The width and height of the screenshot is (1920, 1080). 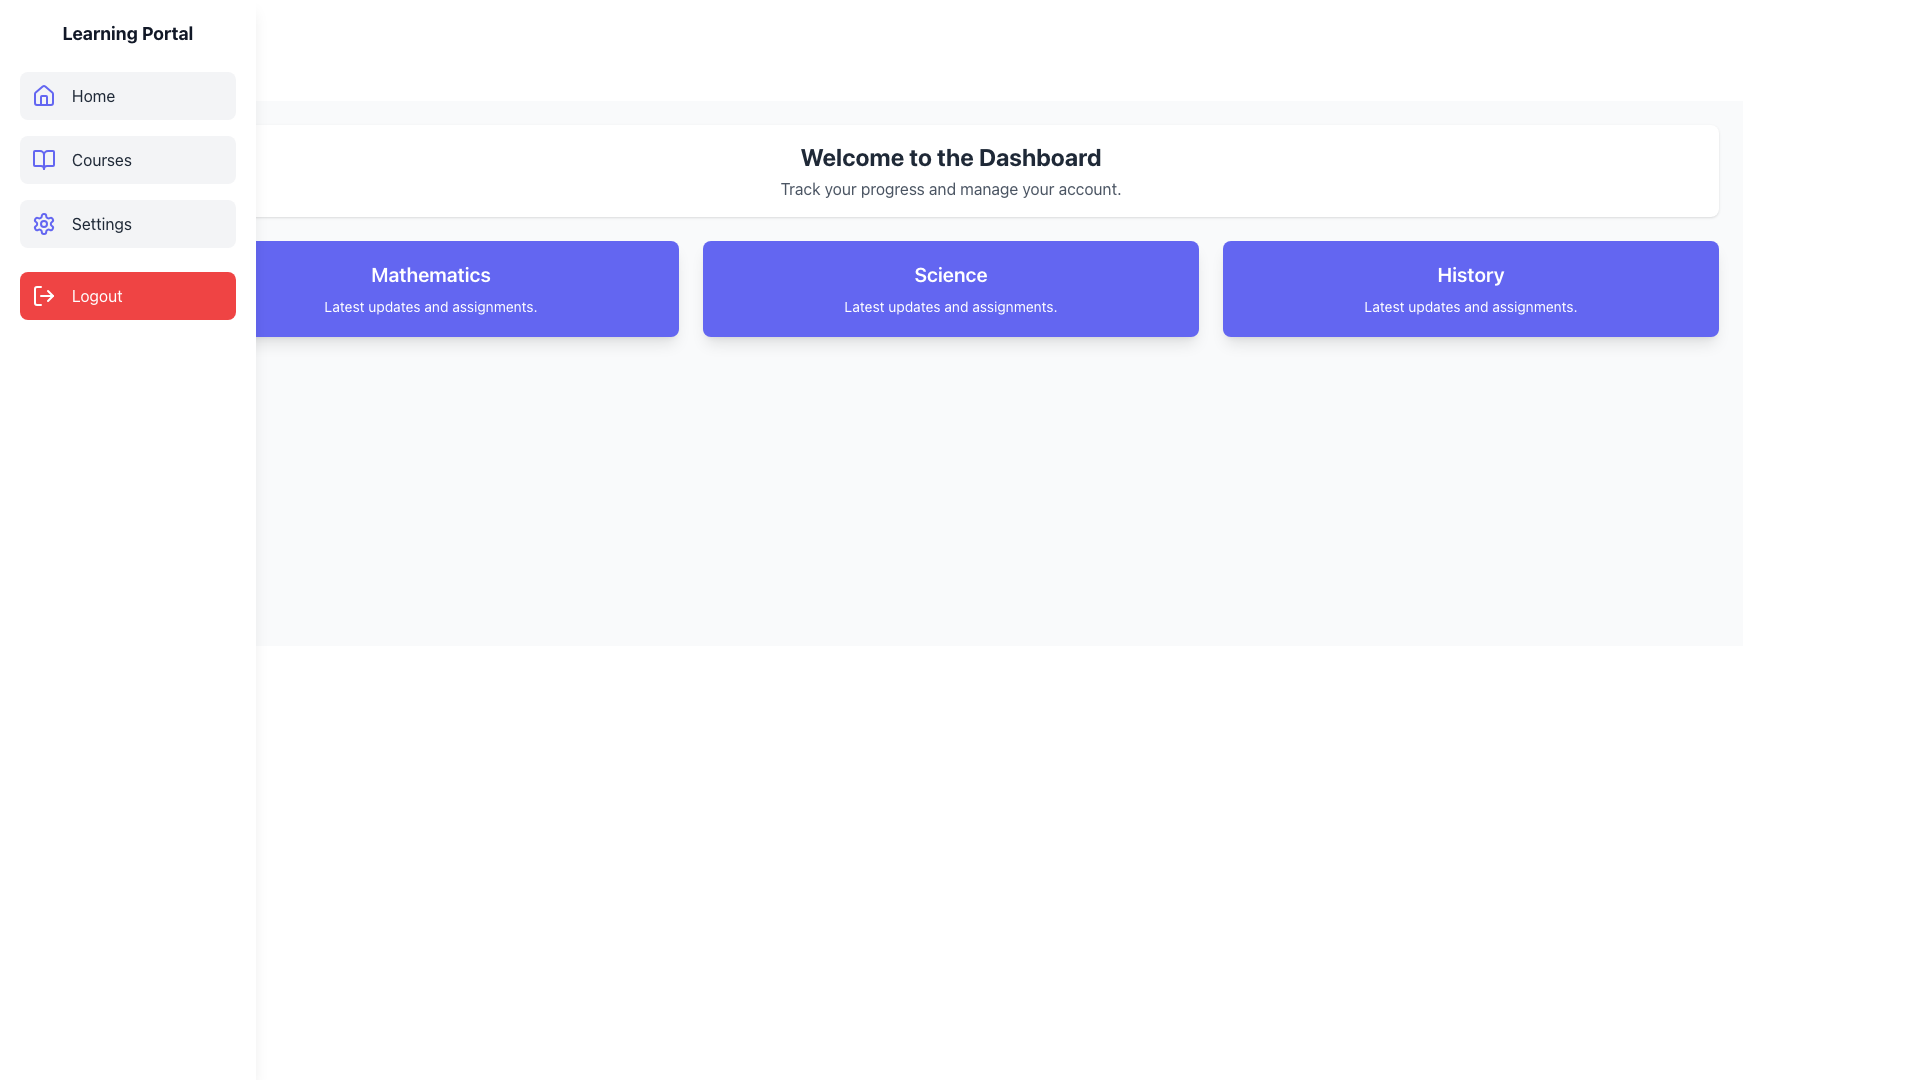 What do you see at coordinates (949, 189) in the screenshot?
I see `the text label that reads 'Track your progress and manage your account.' which is styled in muted gray and located beneath the main heading 'Welcome to the Dashboard'` at bounding box center [949, 189].